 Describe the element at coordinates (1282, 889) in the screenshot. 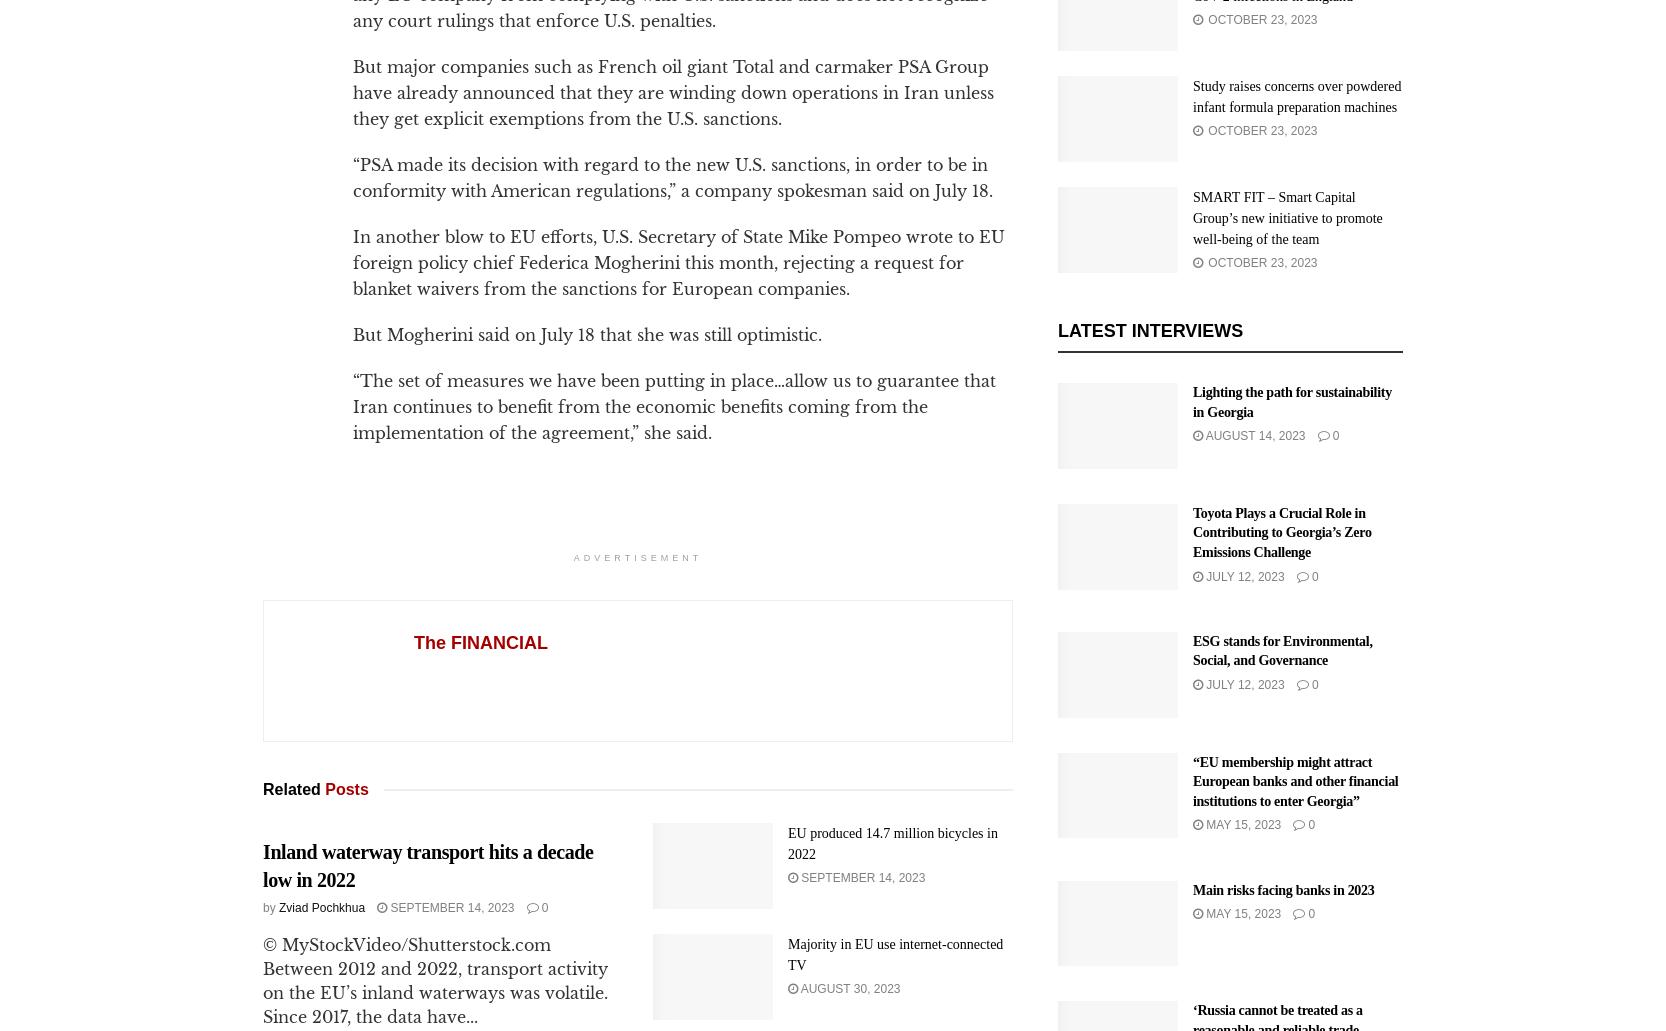

I see `'Main risks facing banks in 2023'` at that location.